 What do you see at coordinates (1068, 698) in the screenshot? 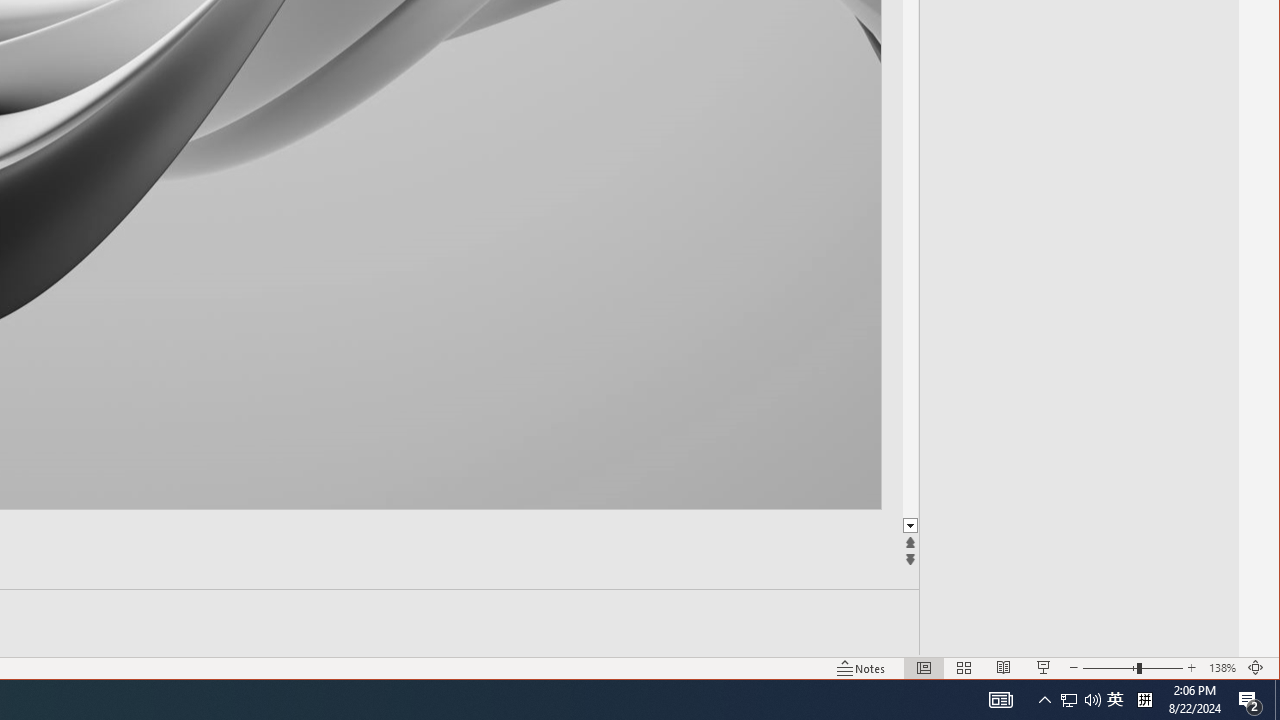
I see `'Slide Show'` at bounding box center [1068, 698].